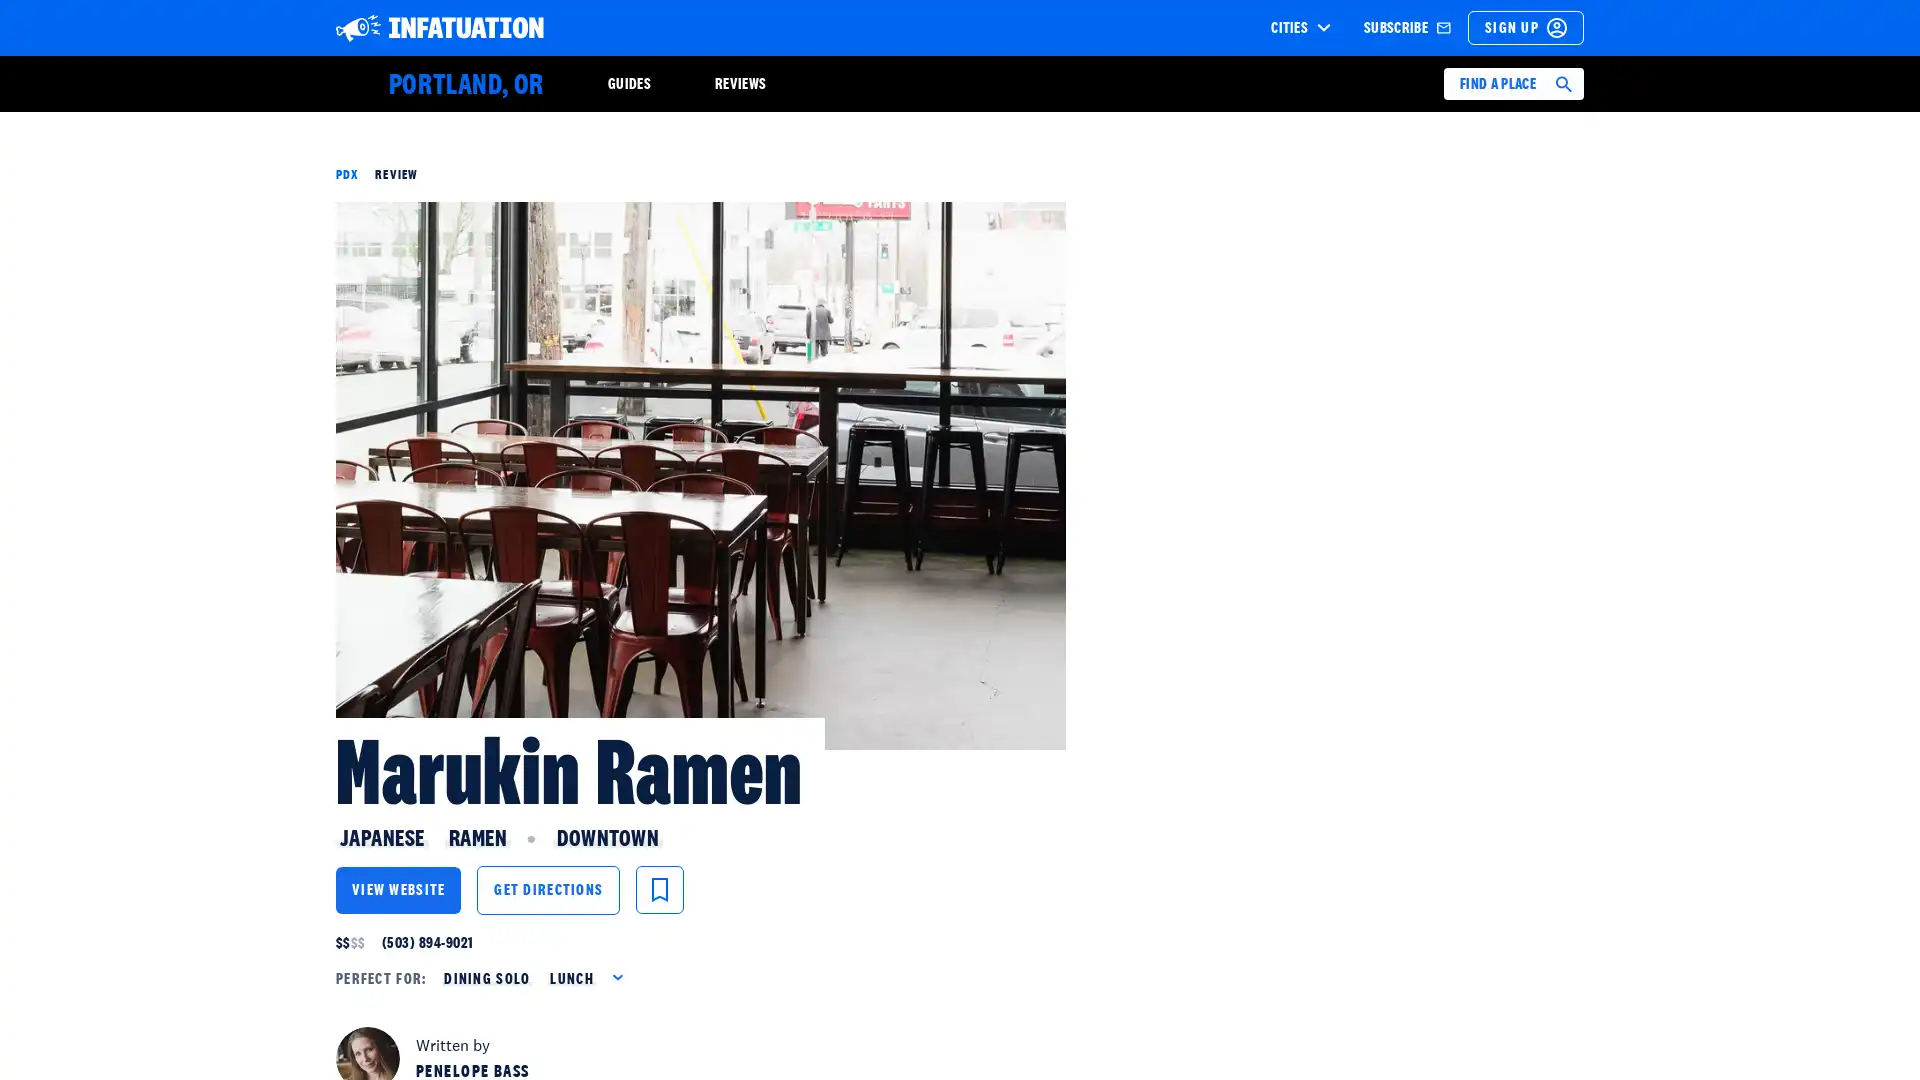 The width and height of the screenshot is (1920, 1080). What do you see at coordinates (548, 889) in the screenshot?
I see `GET DIRECTIONS` at bounding box center [548, 889].